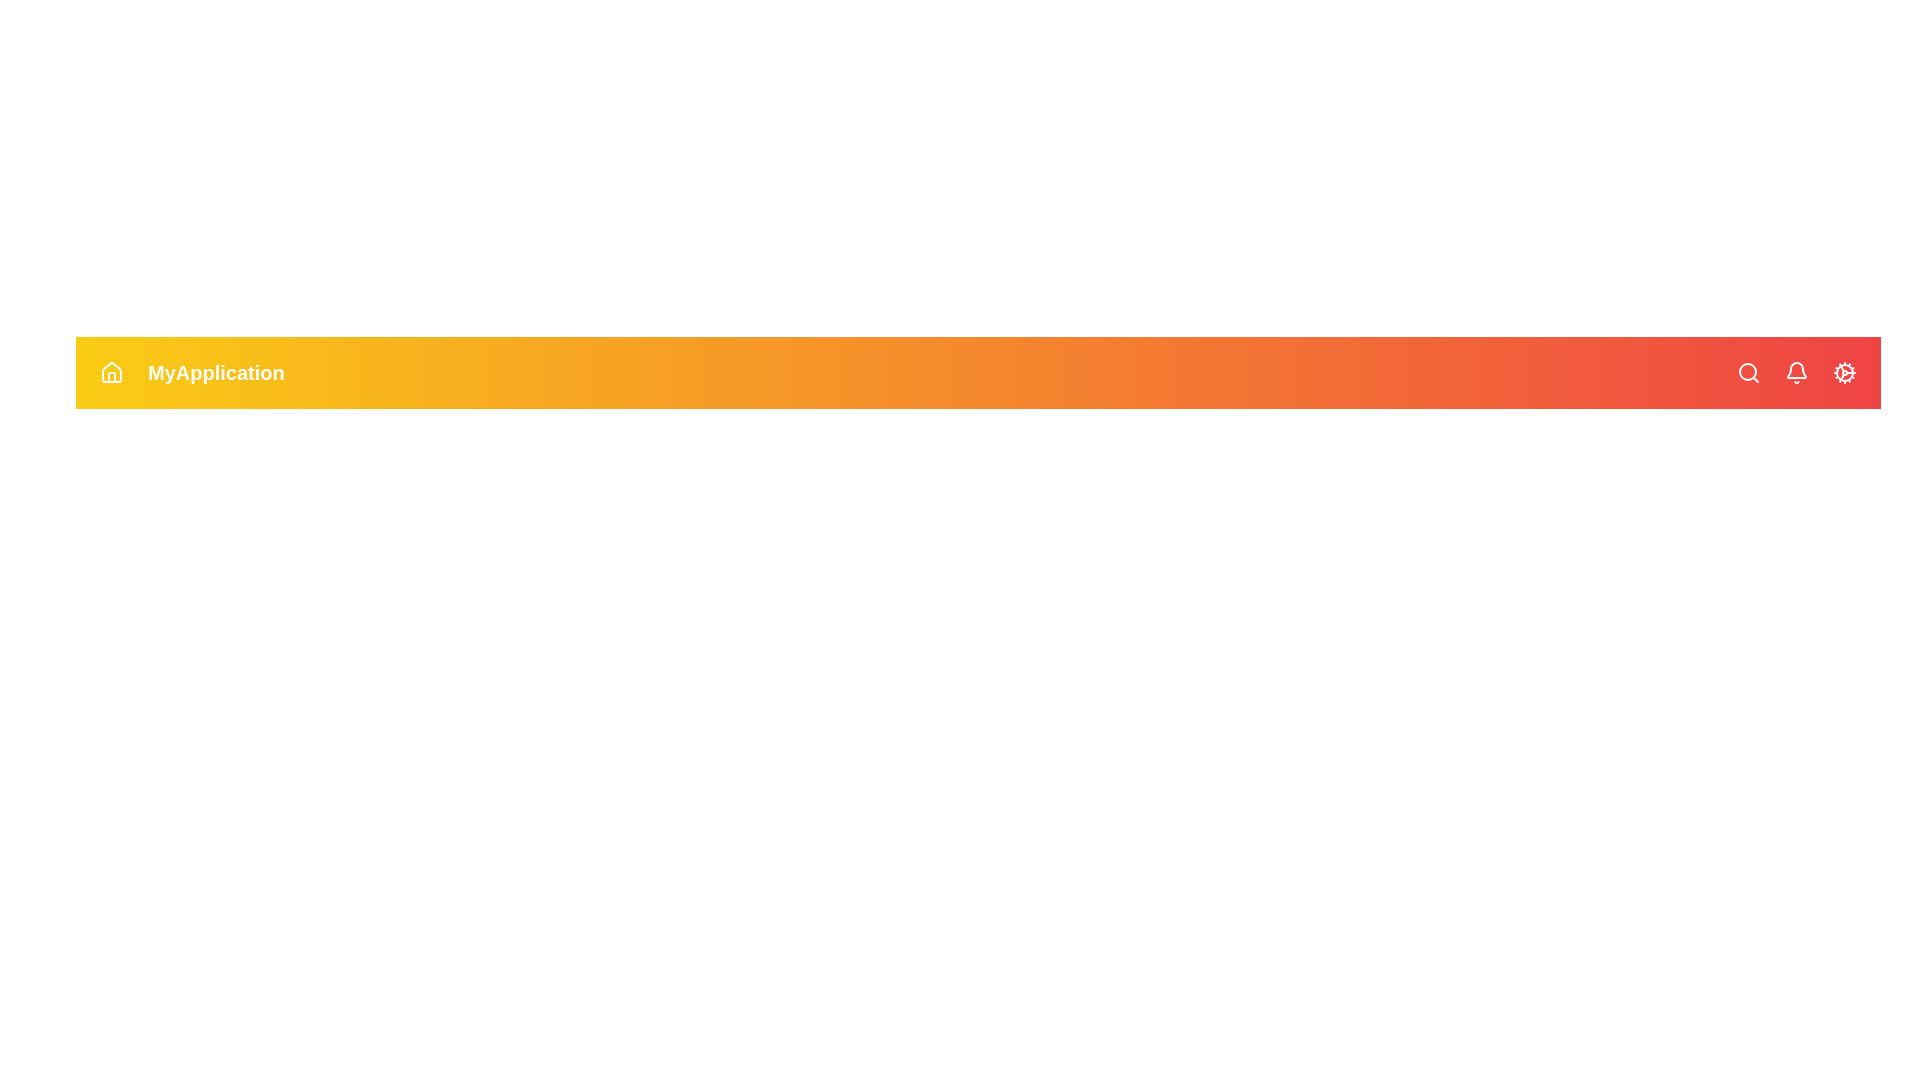  What do you see at coordinates (110, 373) in the screenshot?
I see `the Interactive Button located at the left-most end of the navigation bar to change its background color` at bounding box center [110, 373].